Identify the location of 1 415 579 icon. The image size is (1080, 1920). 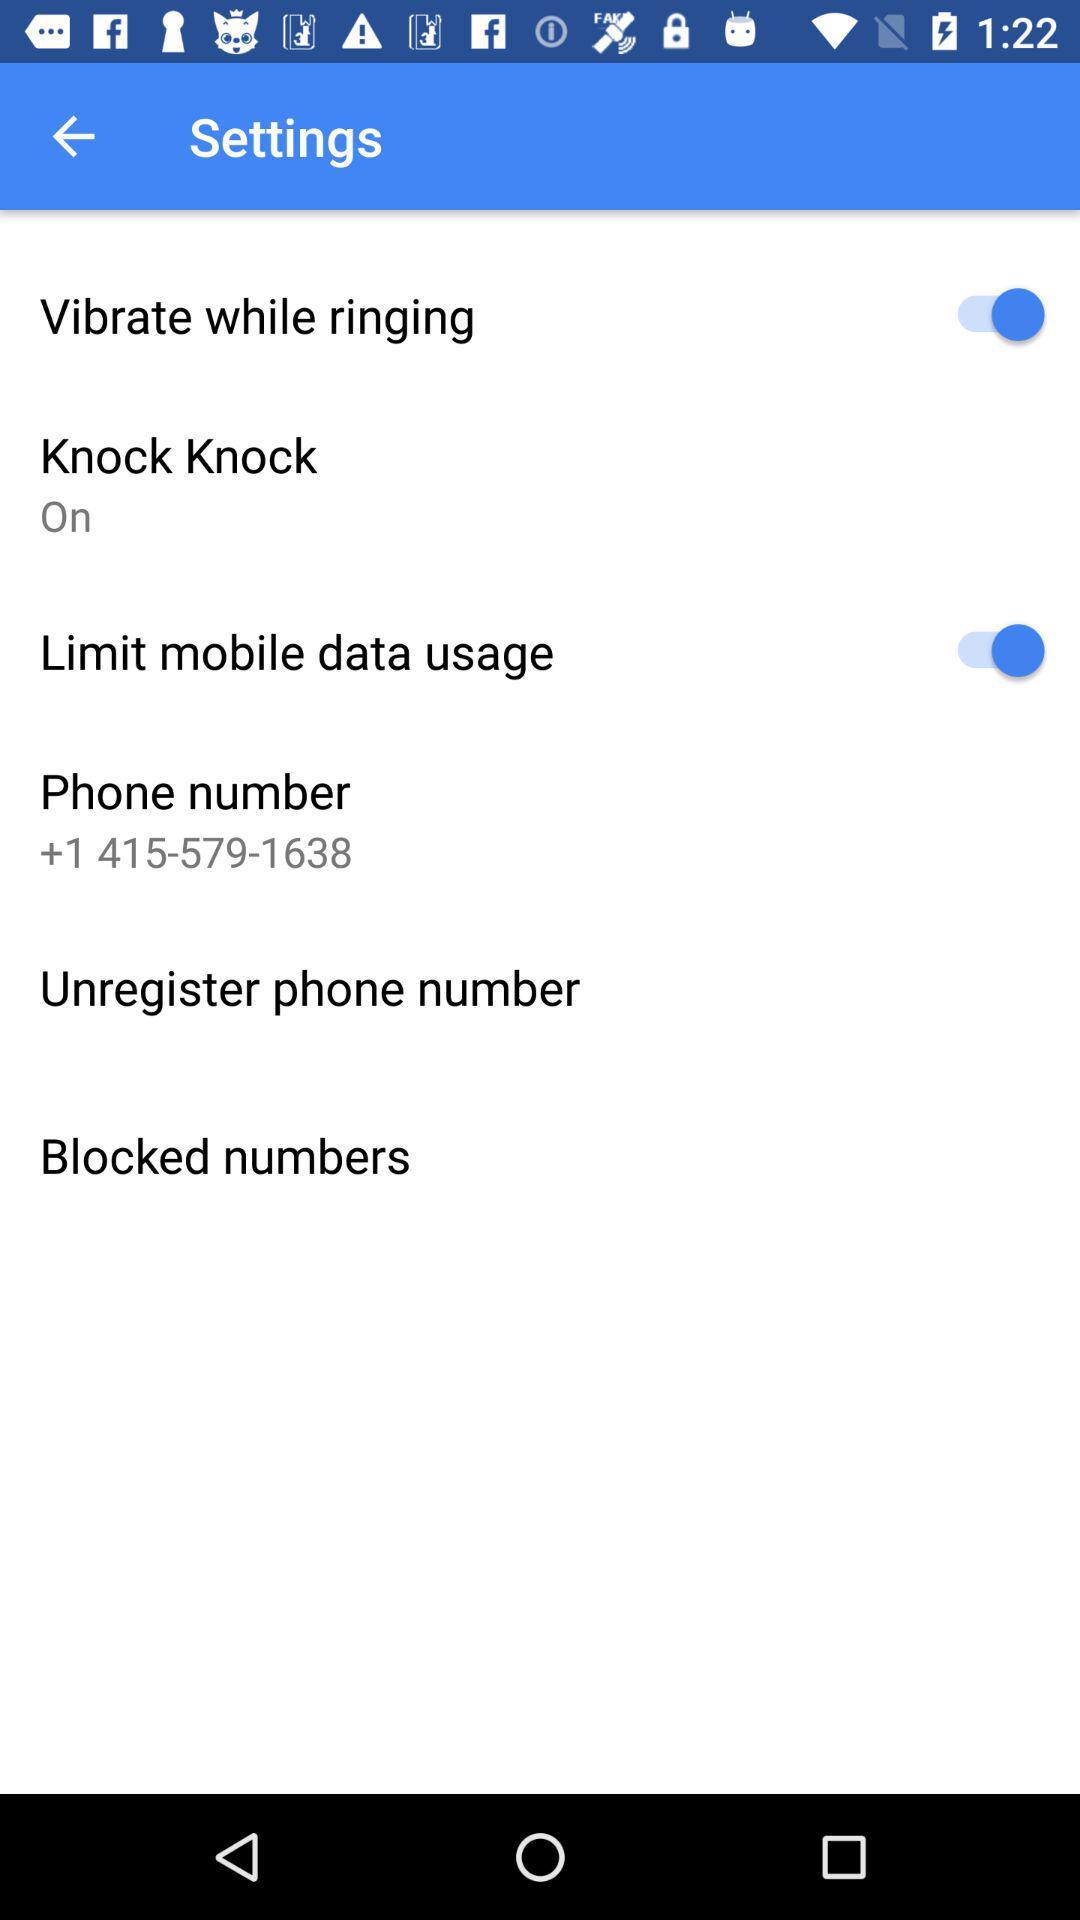
(196, 851).